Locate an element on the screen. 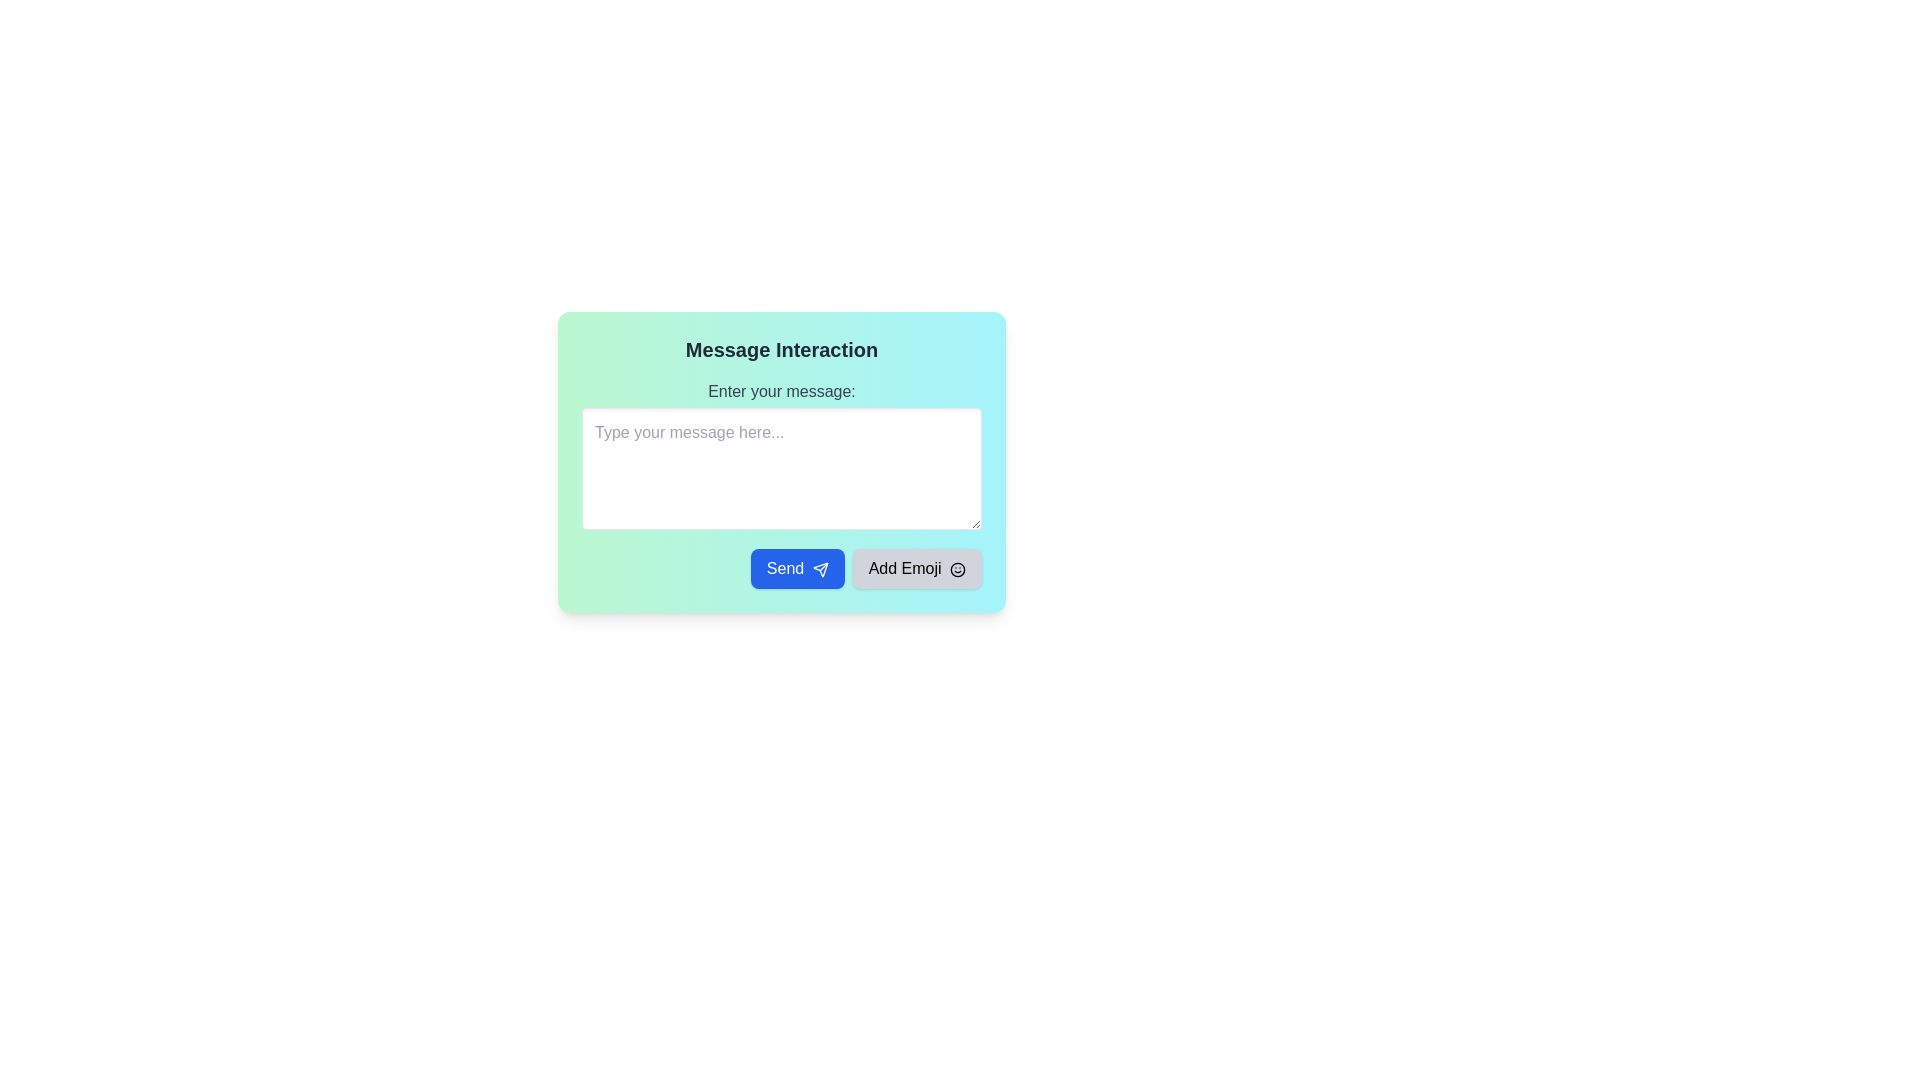  the 'Message Interaction' text label, which serves as the header for the card section and is centrally aligned at the top of the layout is located at coordinates (781, 349).